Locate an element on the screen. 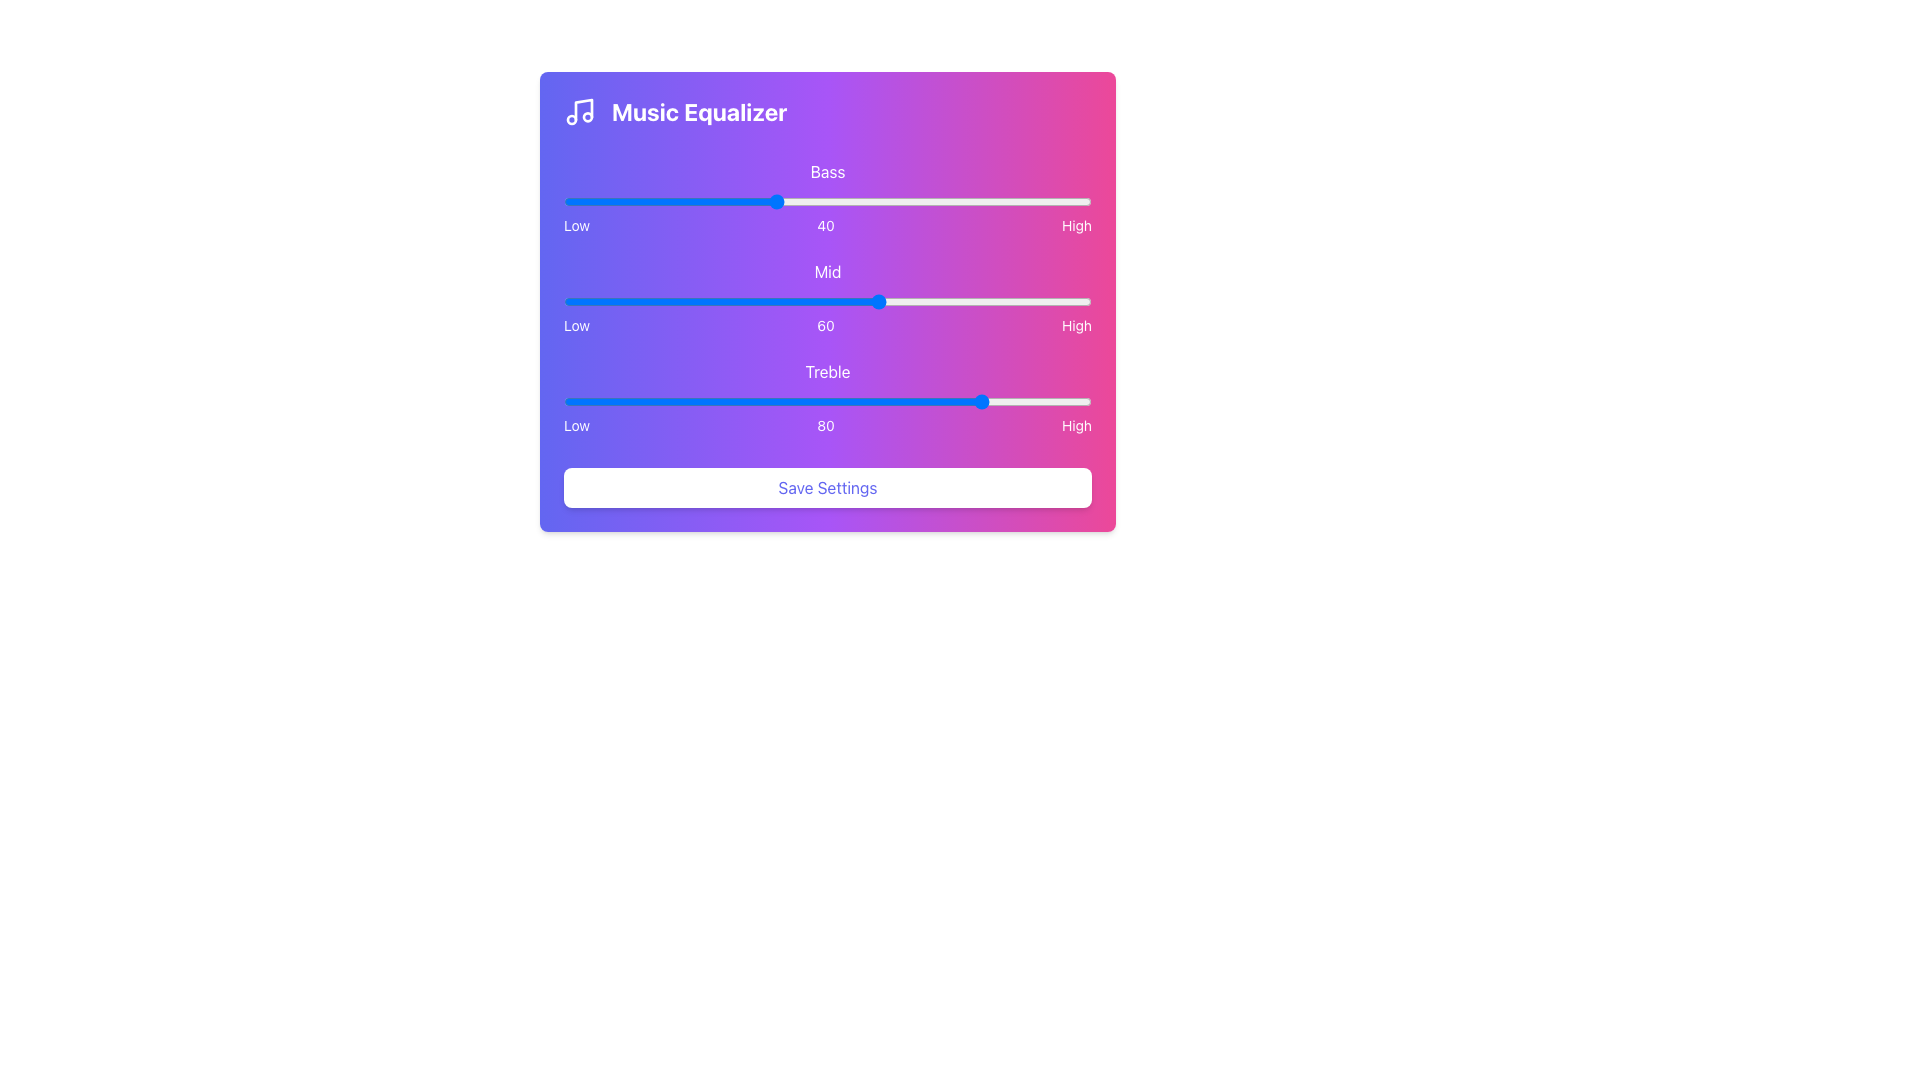 The width and height of the screenshot is (1920, 1080). mid-range frequency is located at coordinates (605, 301).